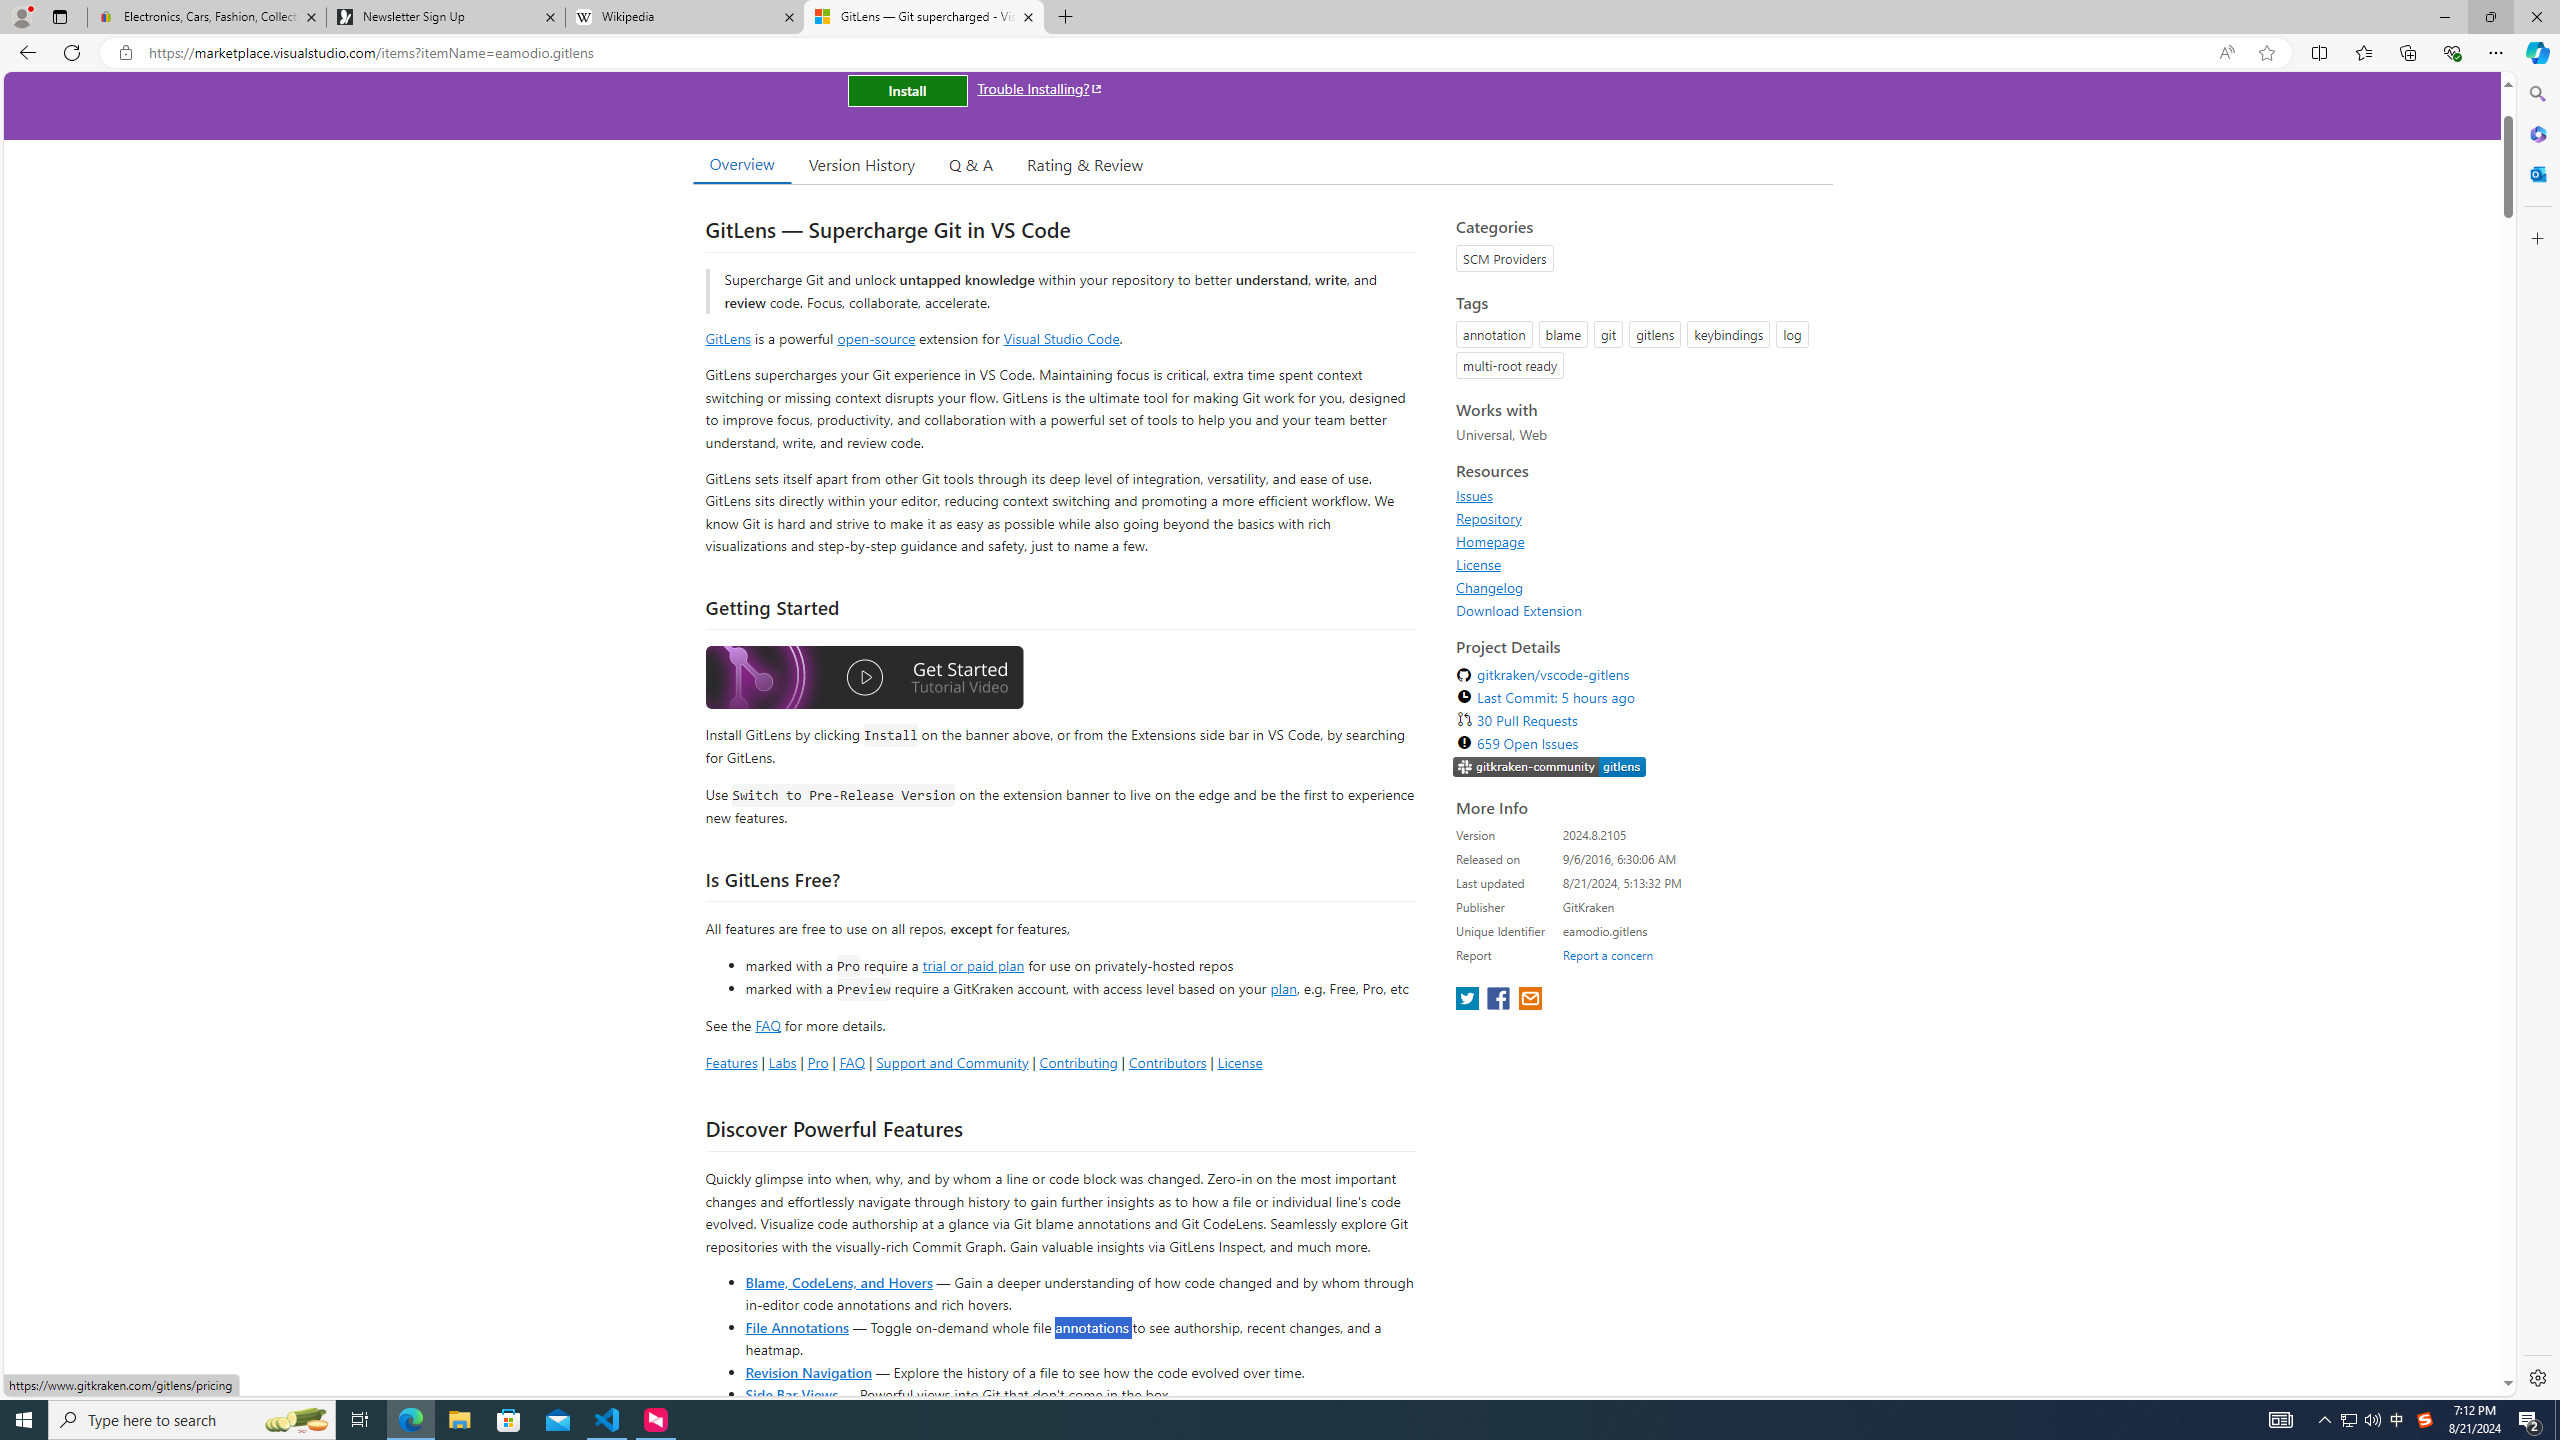 The image size is (2560, 1440). What do you see at coordinates (1549, 767) in the screenshot?
I see `'https://slack.gitkraken.com//'` at bounding box center [1549, 767].